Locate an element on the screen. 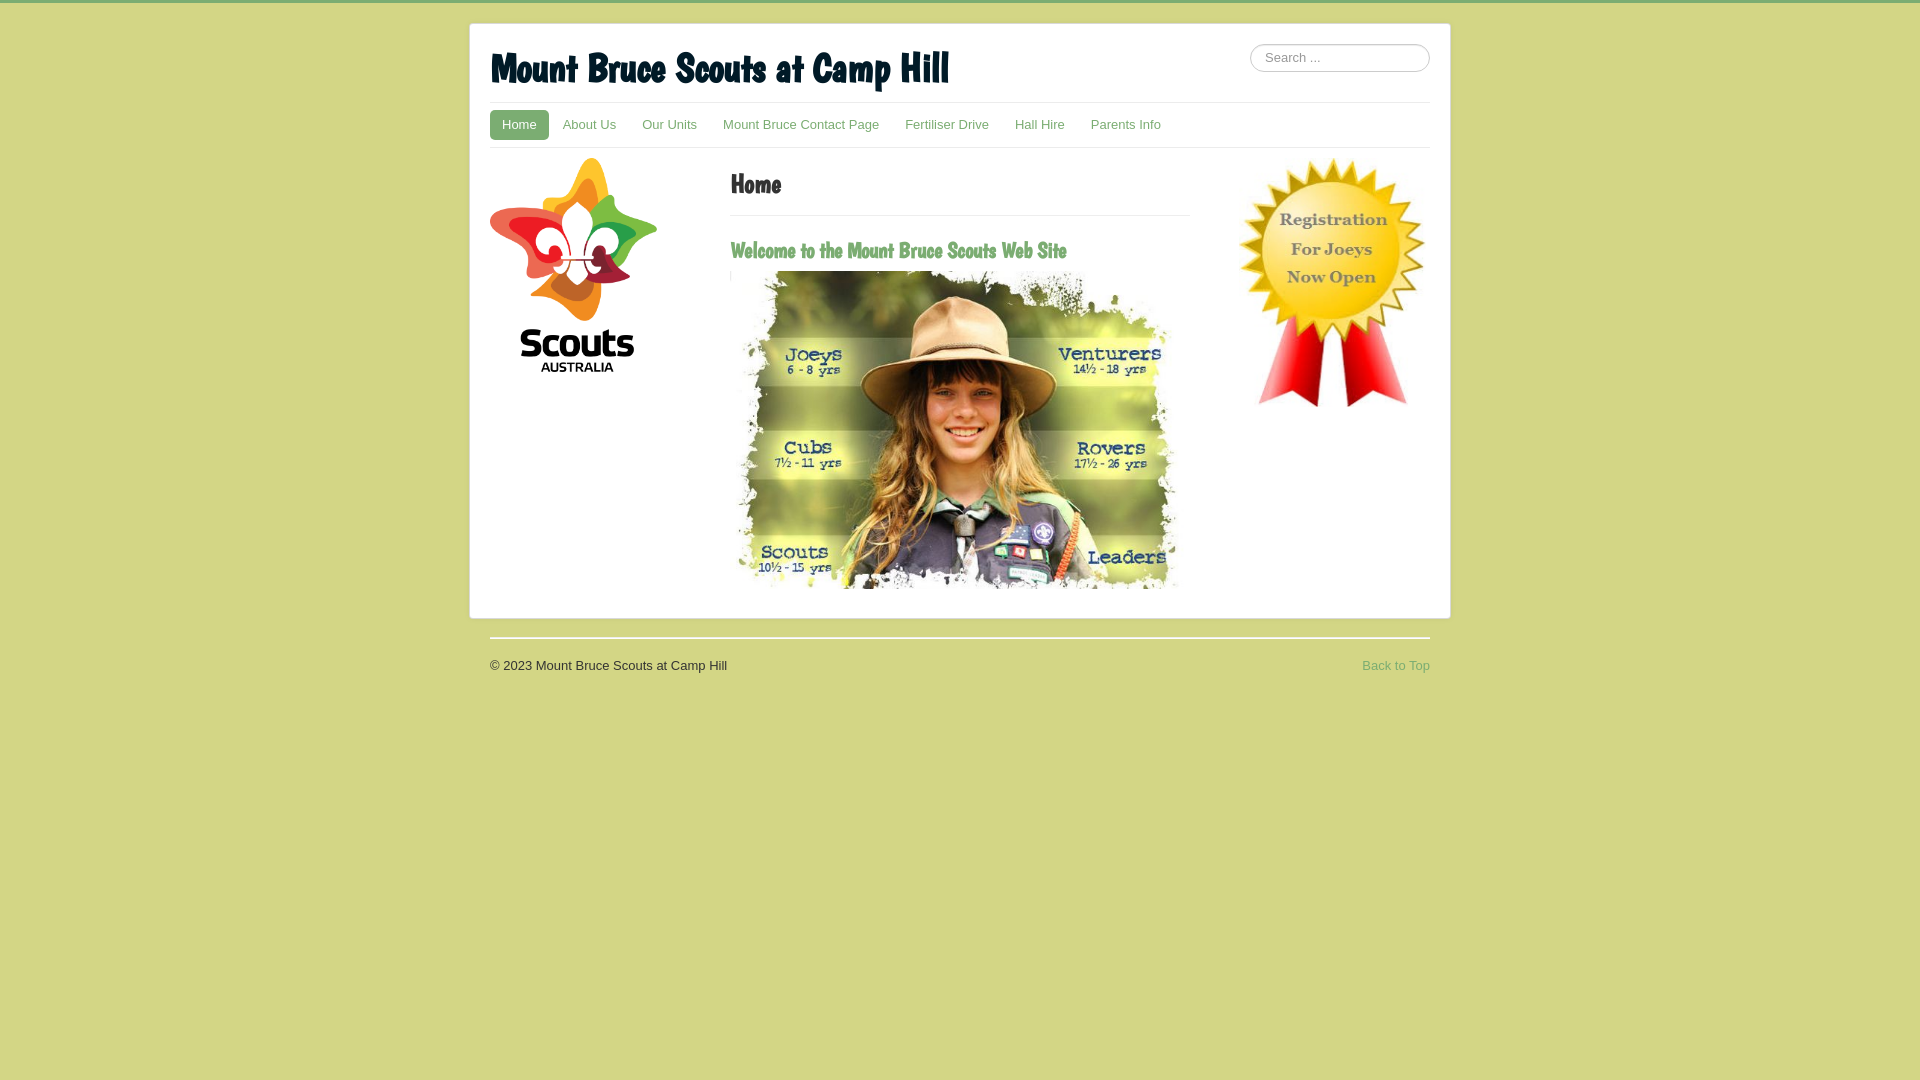  'About Us' is located at coordinates (588, 124).